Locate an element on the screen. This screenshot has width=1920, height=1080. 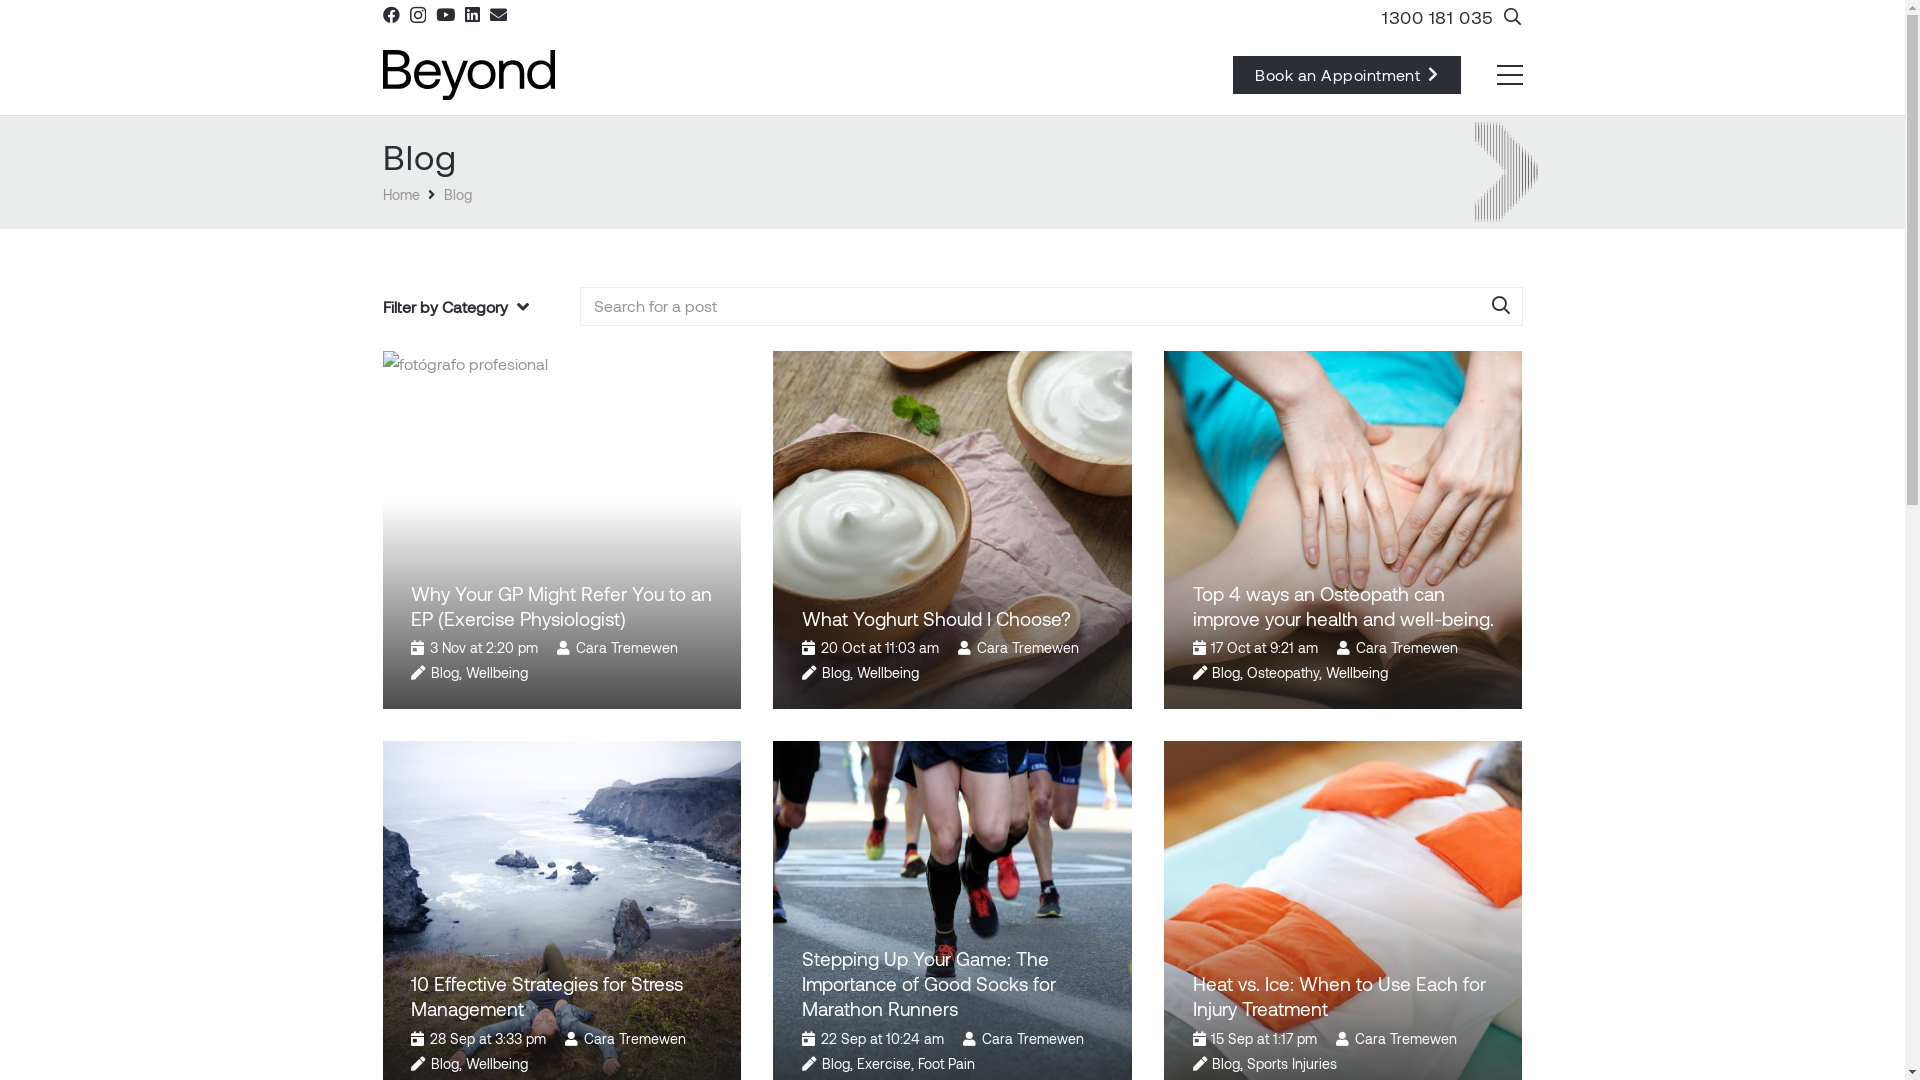
'Foot Pain' is located at coordinates (945, 1062).